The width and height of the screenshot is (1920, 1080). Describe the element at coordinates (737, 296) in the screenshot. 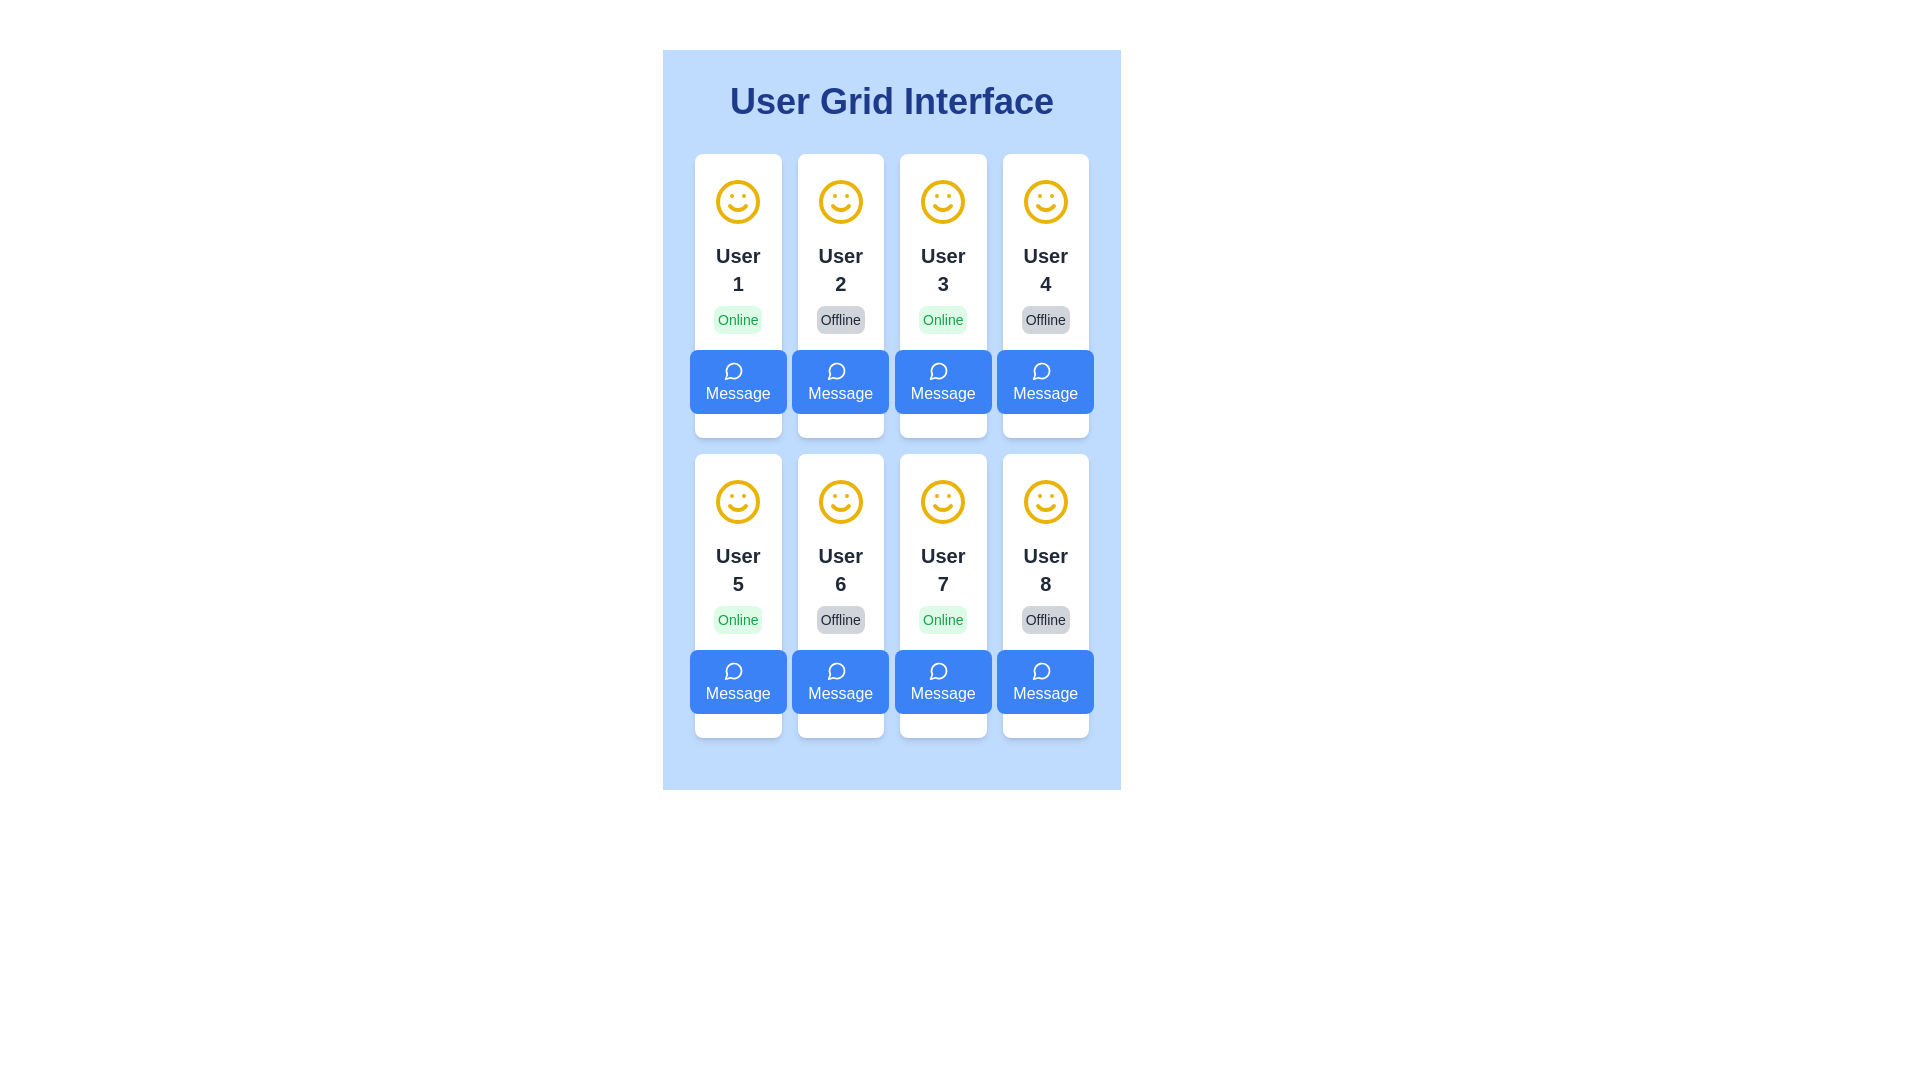

I see `the Profile card located in the first row, first column of the grid layout` at that location.